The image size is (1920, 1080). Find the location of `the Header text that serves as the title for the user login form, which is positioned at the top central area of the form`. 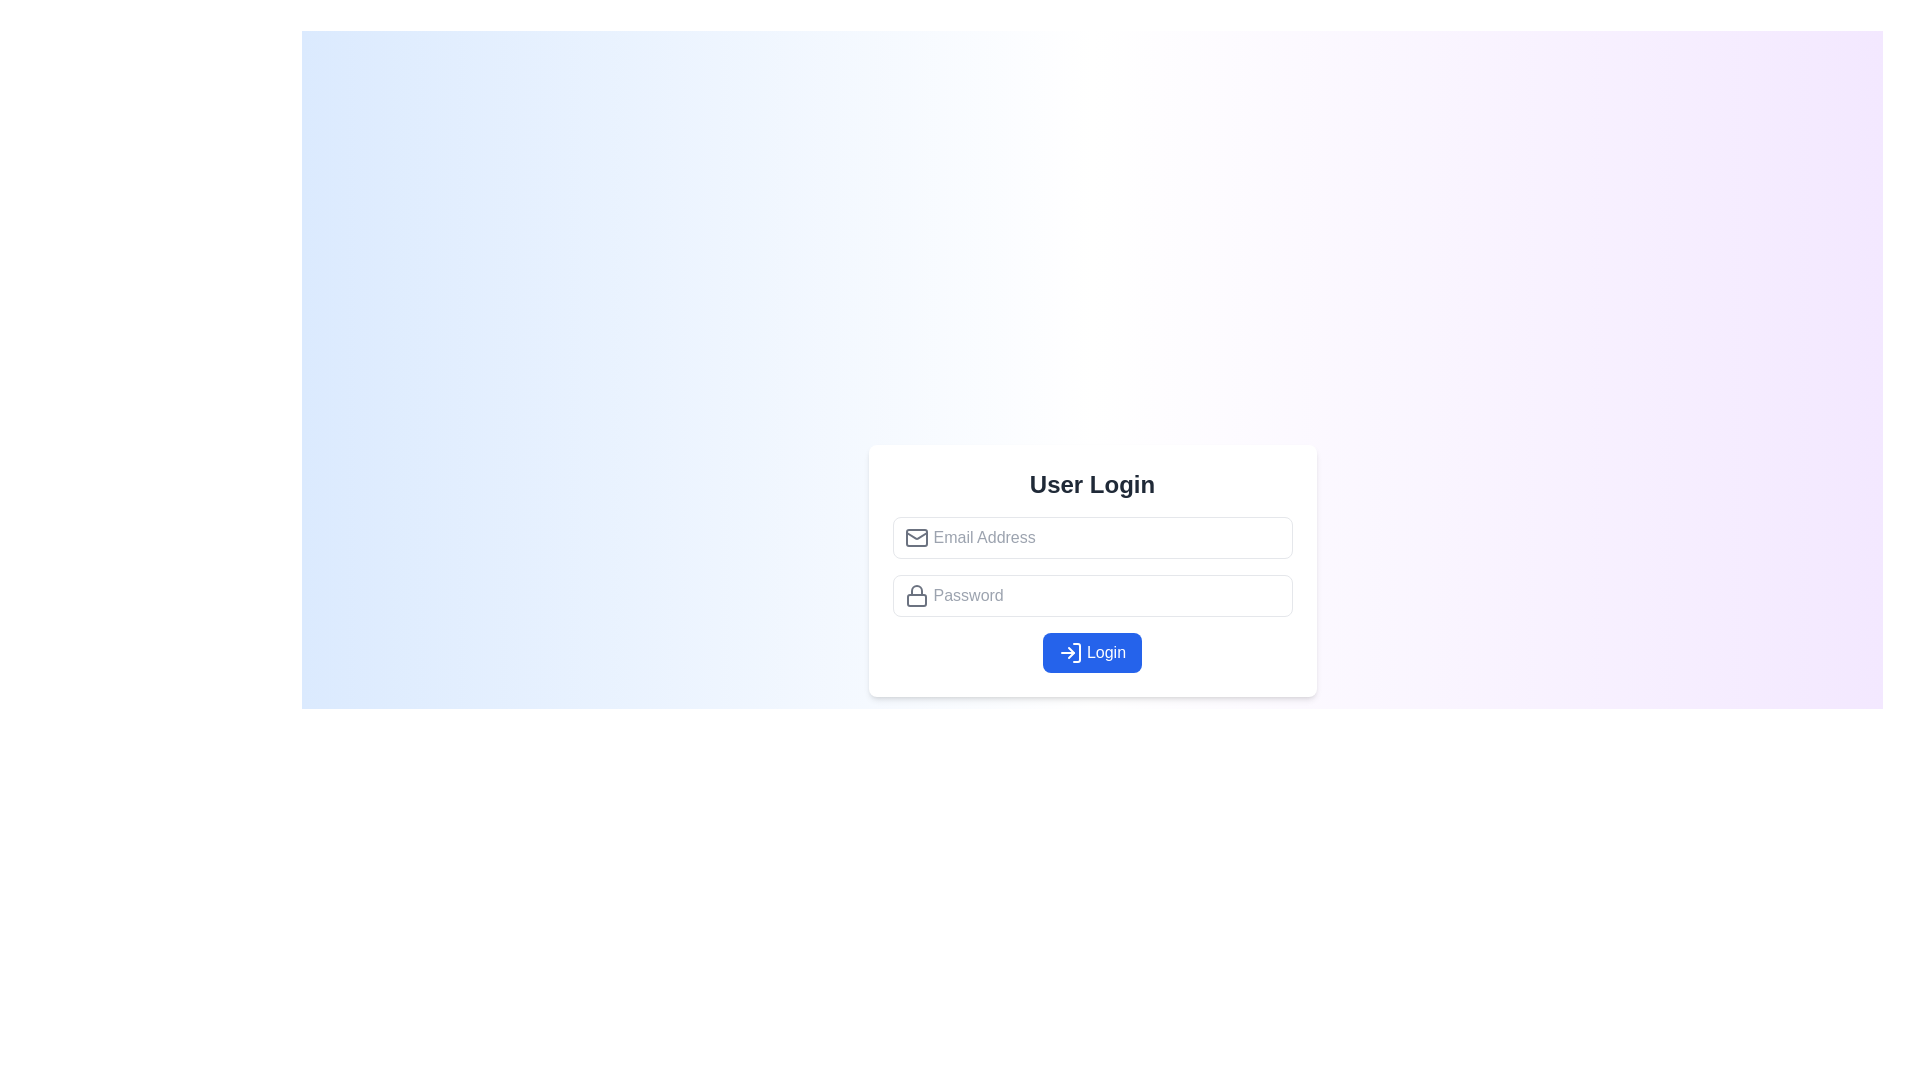

the Header text that serves as the title for the user login form, which is positioned at the top central area of the form is located at coordinates (1091, 485).